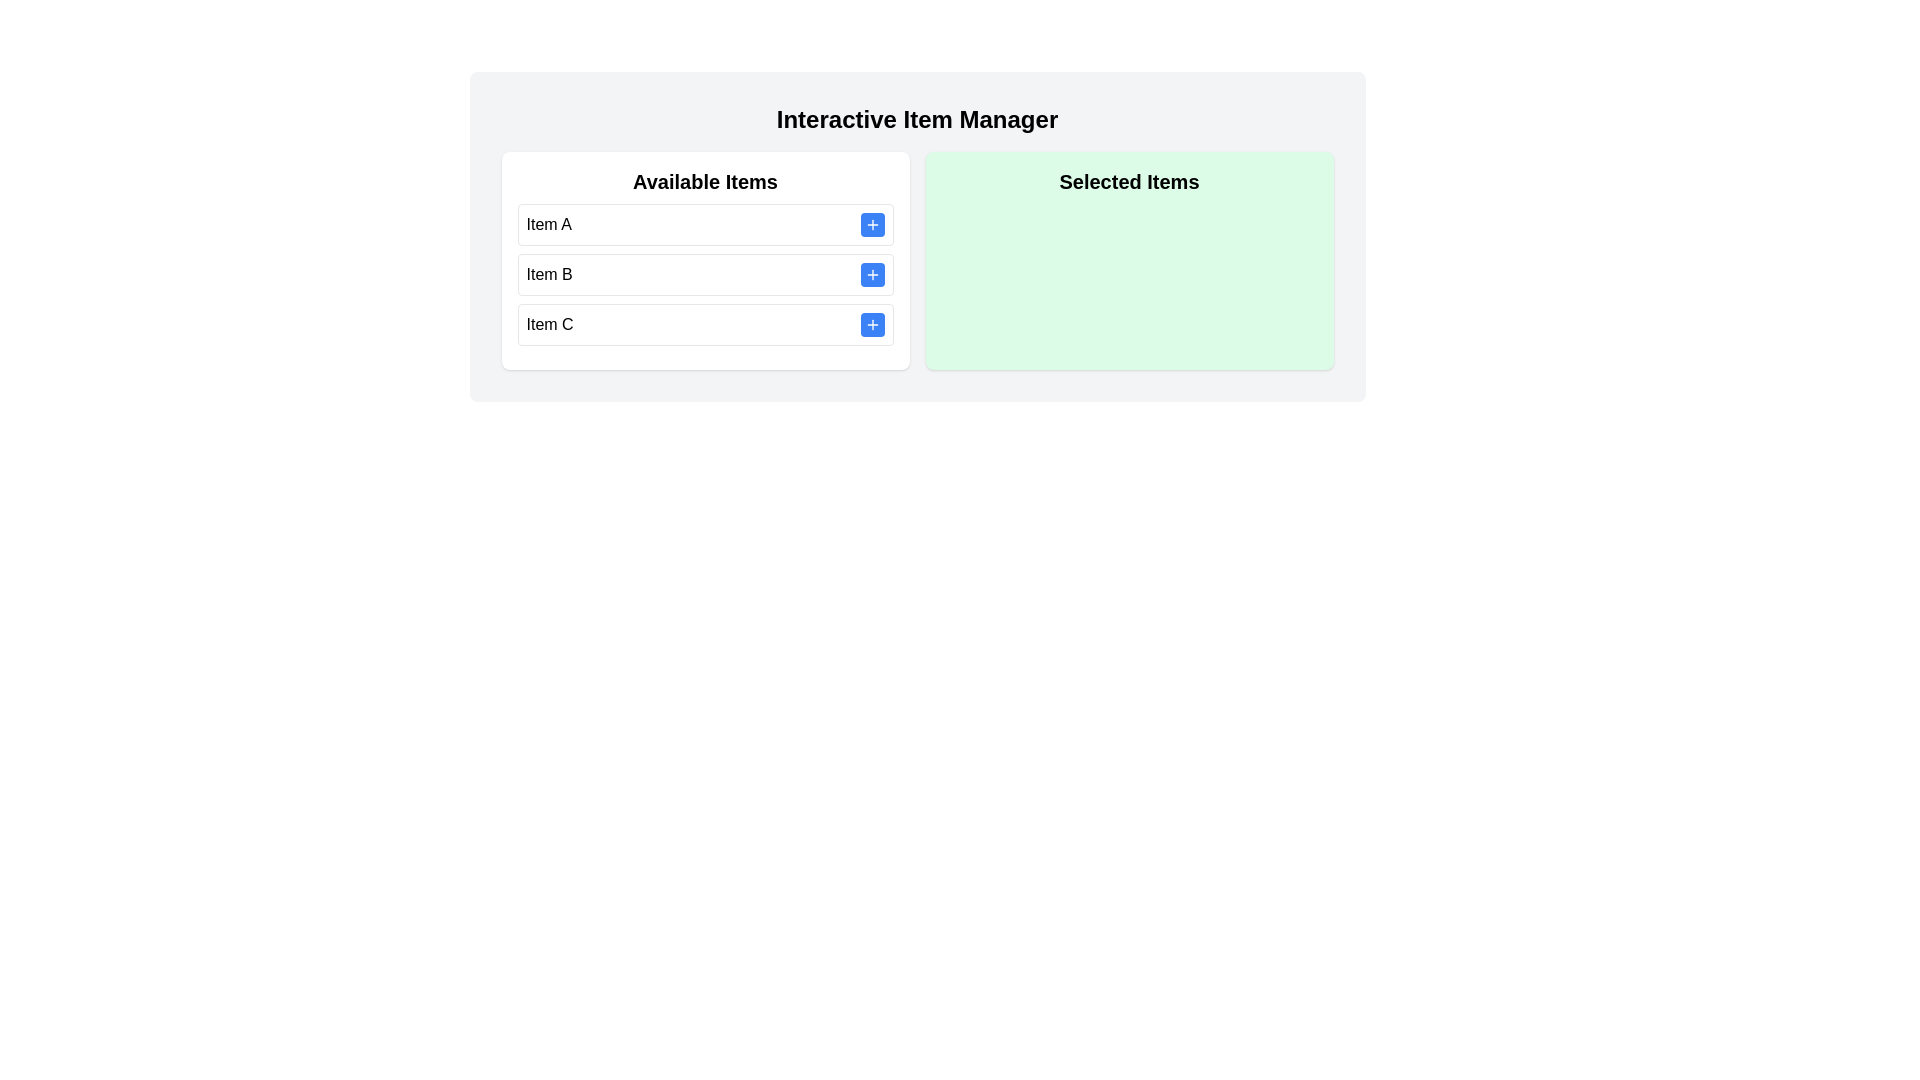 This screenshot has width=1920, height=1080. What do you see at coordinates (872, 274) in the screenshot?
I see `the small blue plus-shaped SVG icon located within a rounded blue rectangle button, adjacent to the label 'Item B' in the second row of the 'Available Items' list` at bounding box center [872, 274].